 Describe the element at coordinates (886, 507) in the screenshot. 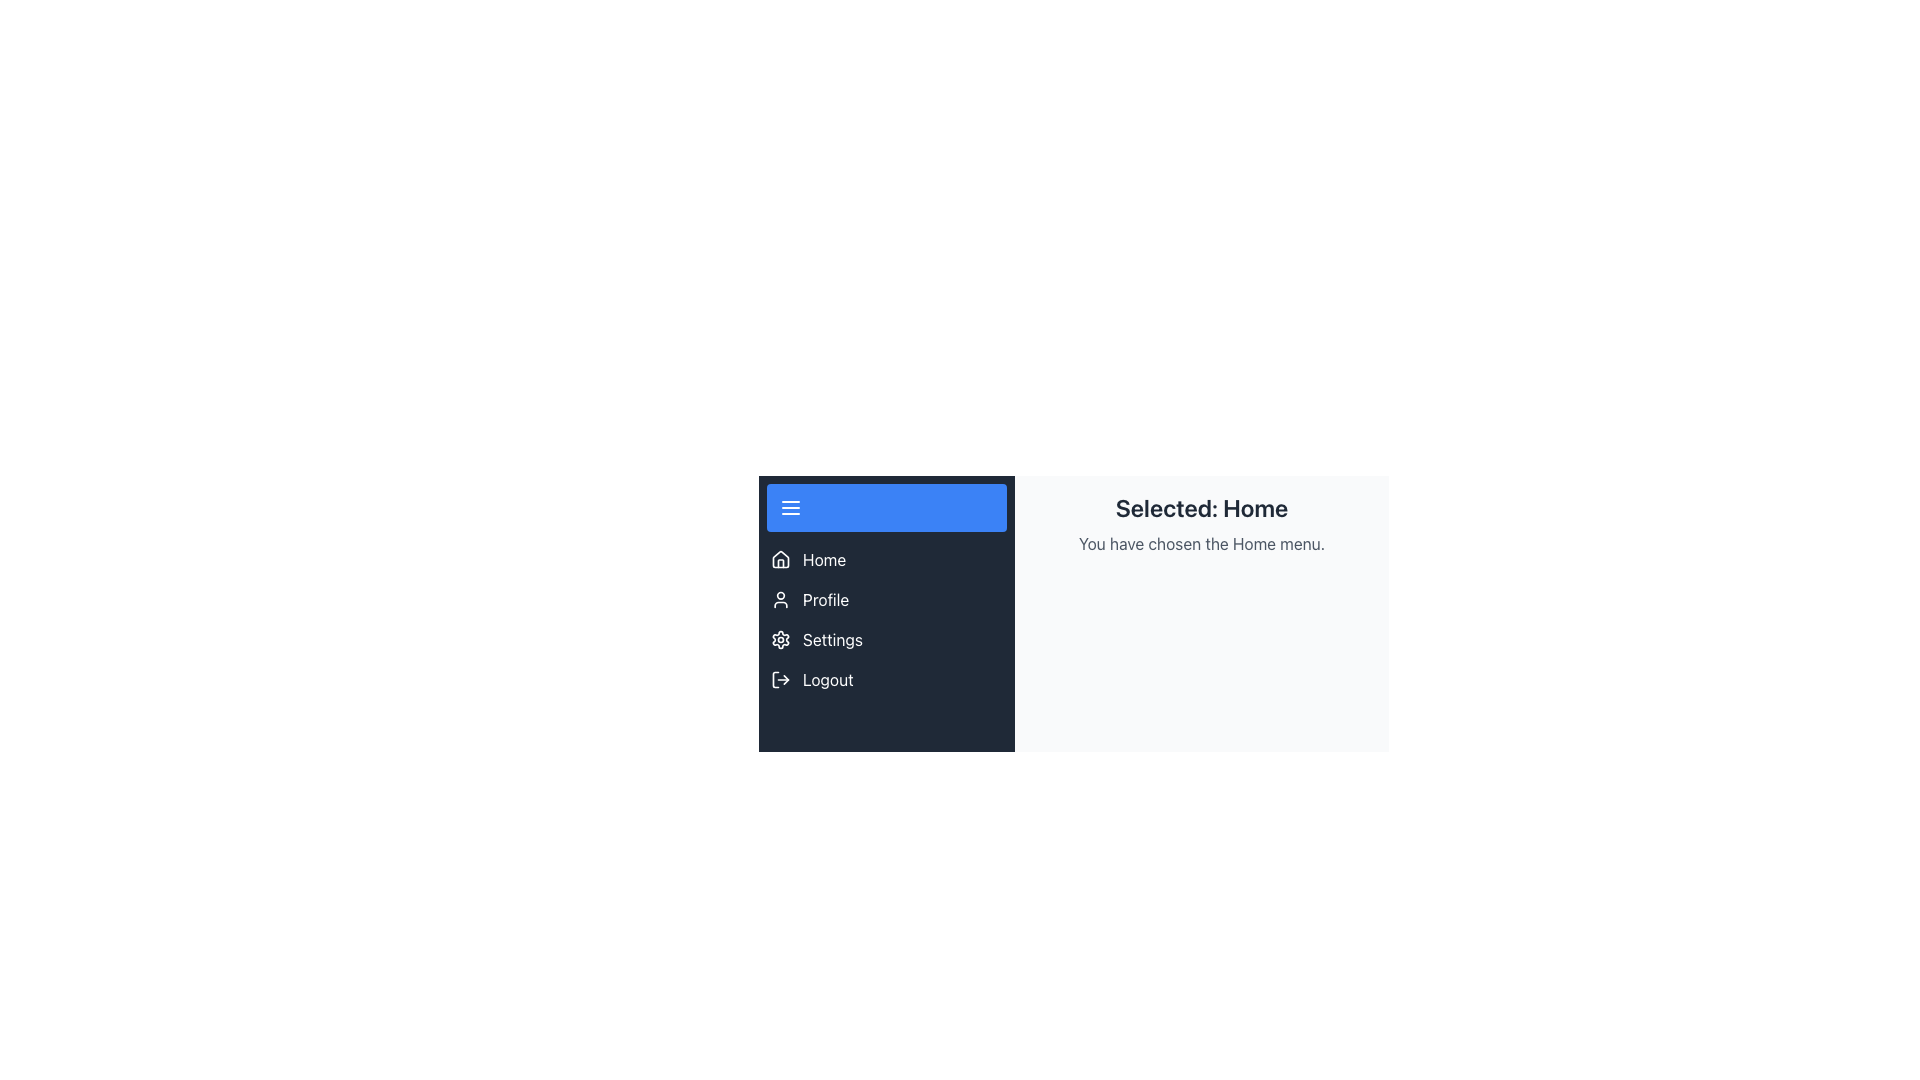

I see `the menu toggle button at the top of the sidebar` at that location.